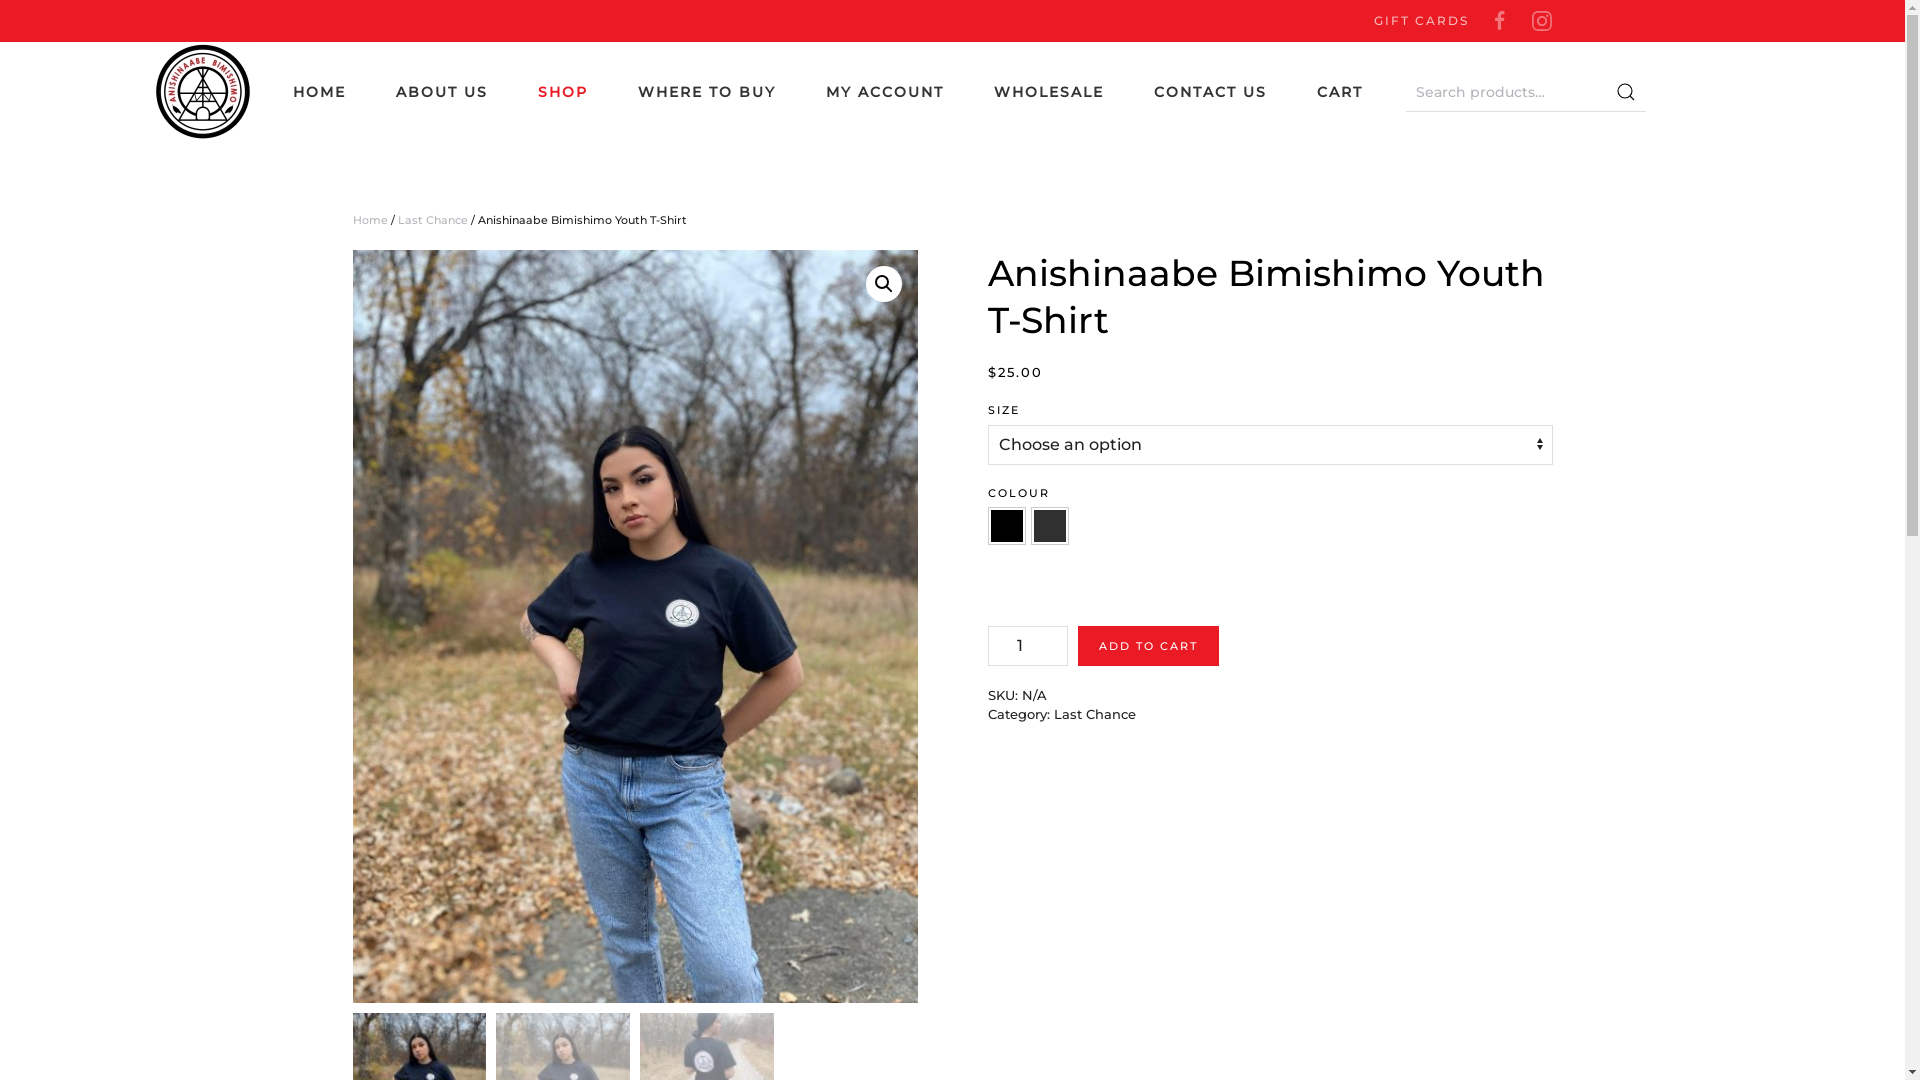 This screenshot has width=1920, height=1080. Describe the element at coordinates (1048, 92) in the screenshot. I see `'WHOLESALE'` at that location.